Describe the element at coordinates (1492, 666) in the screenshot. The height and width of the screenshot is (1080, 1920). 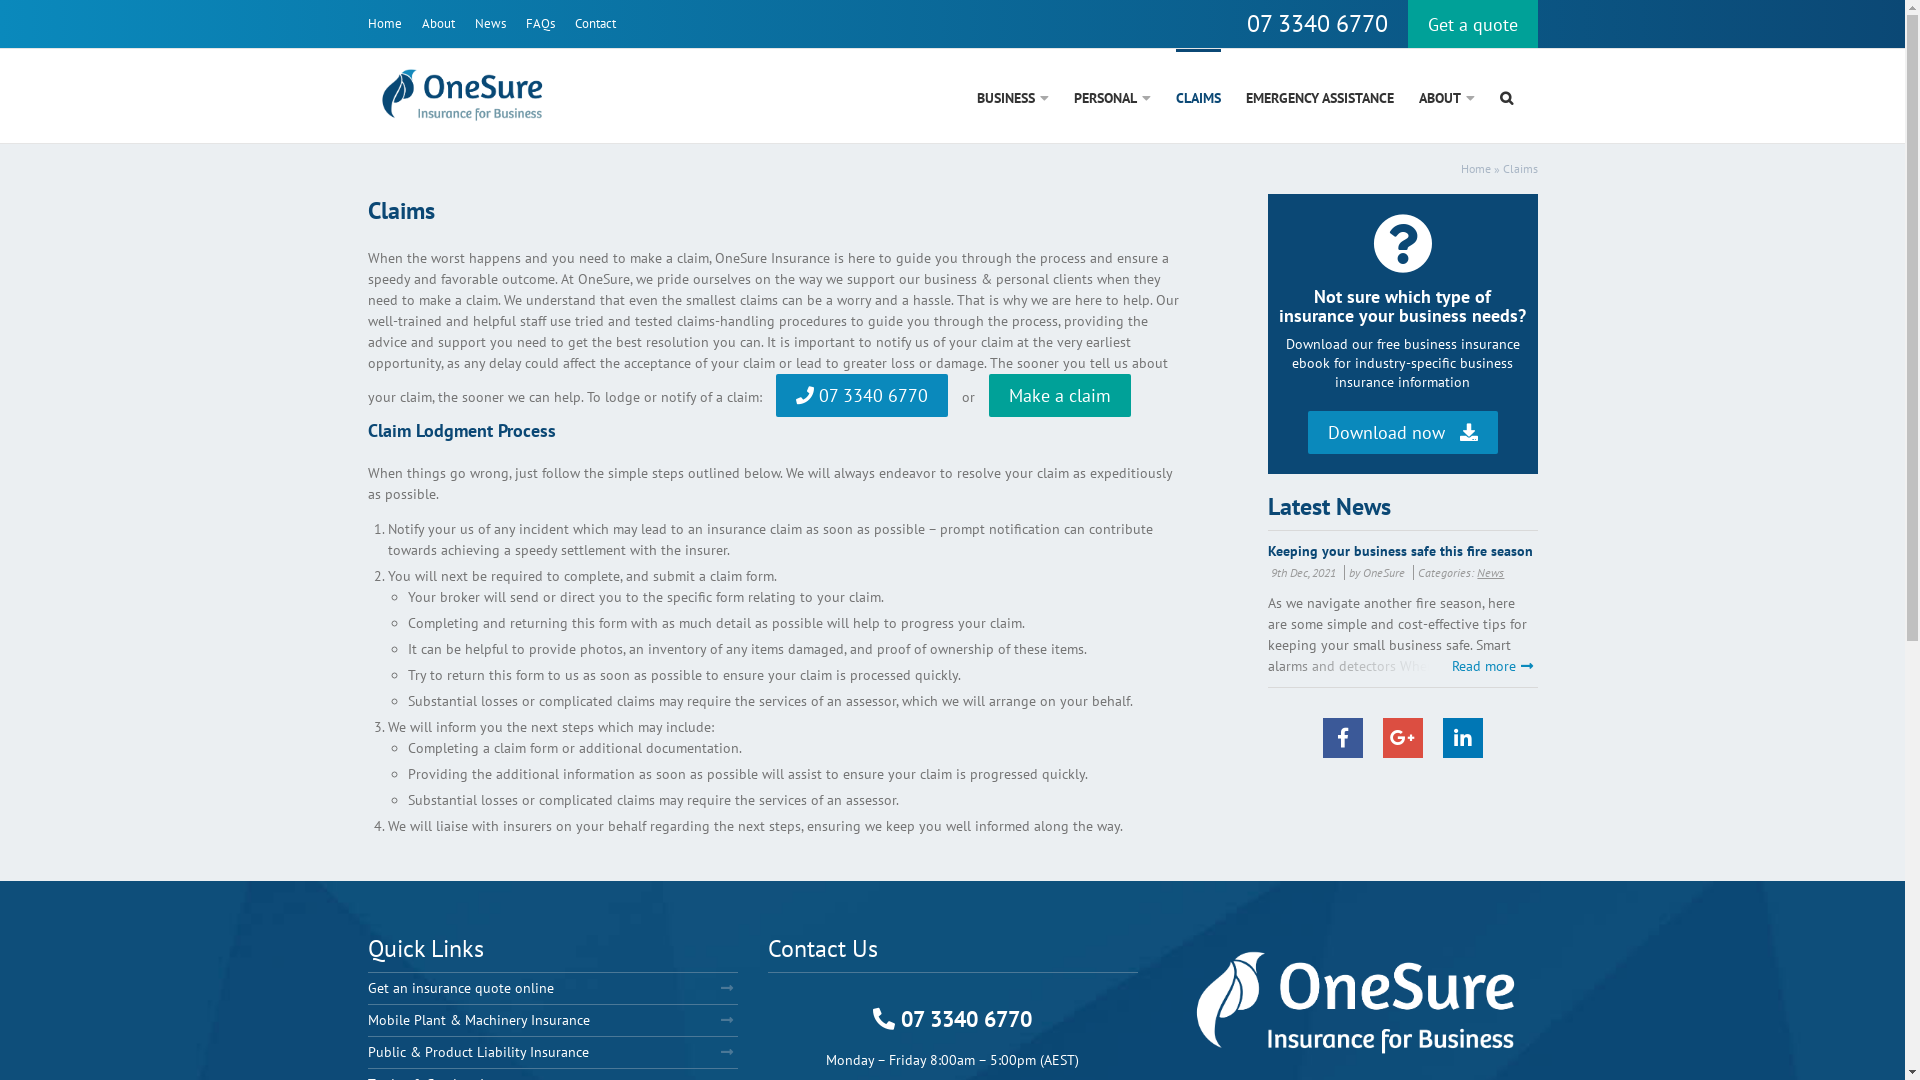
I see `'Read more'` at that location.